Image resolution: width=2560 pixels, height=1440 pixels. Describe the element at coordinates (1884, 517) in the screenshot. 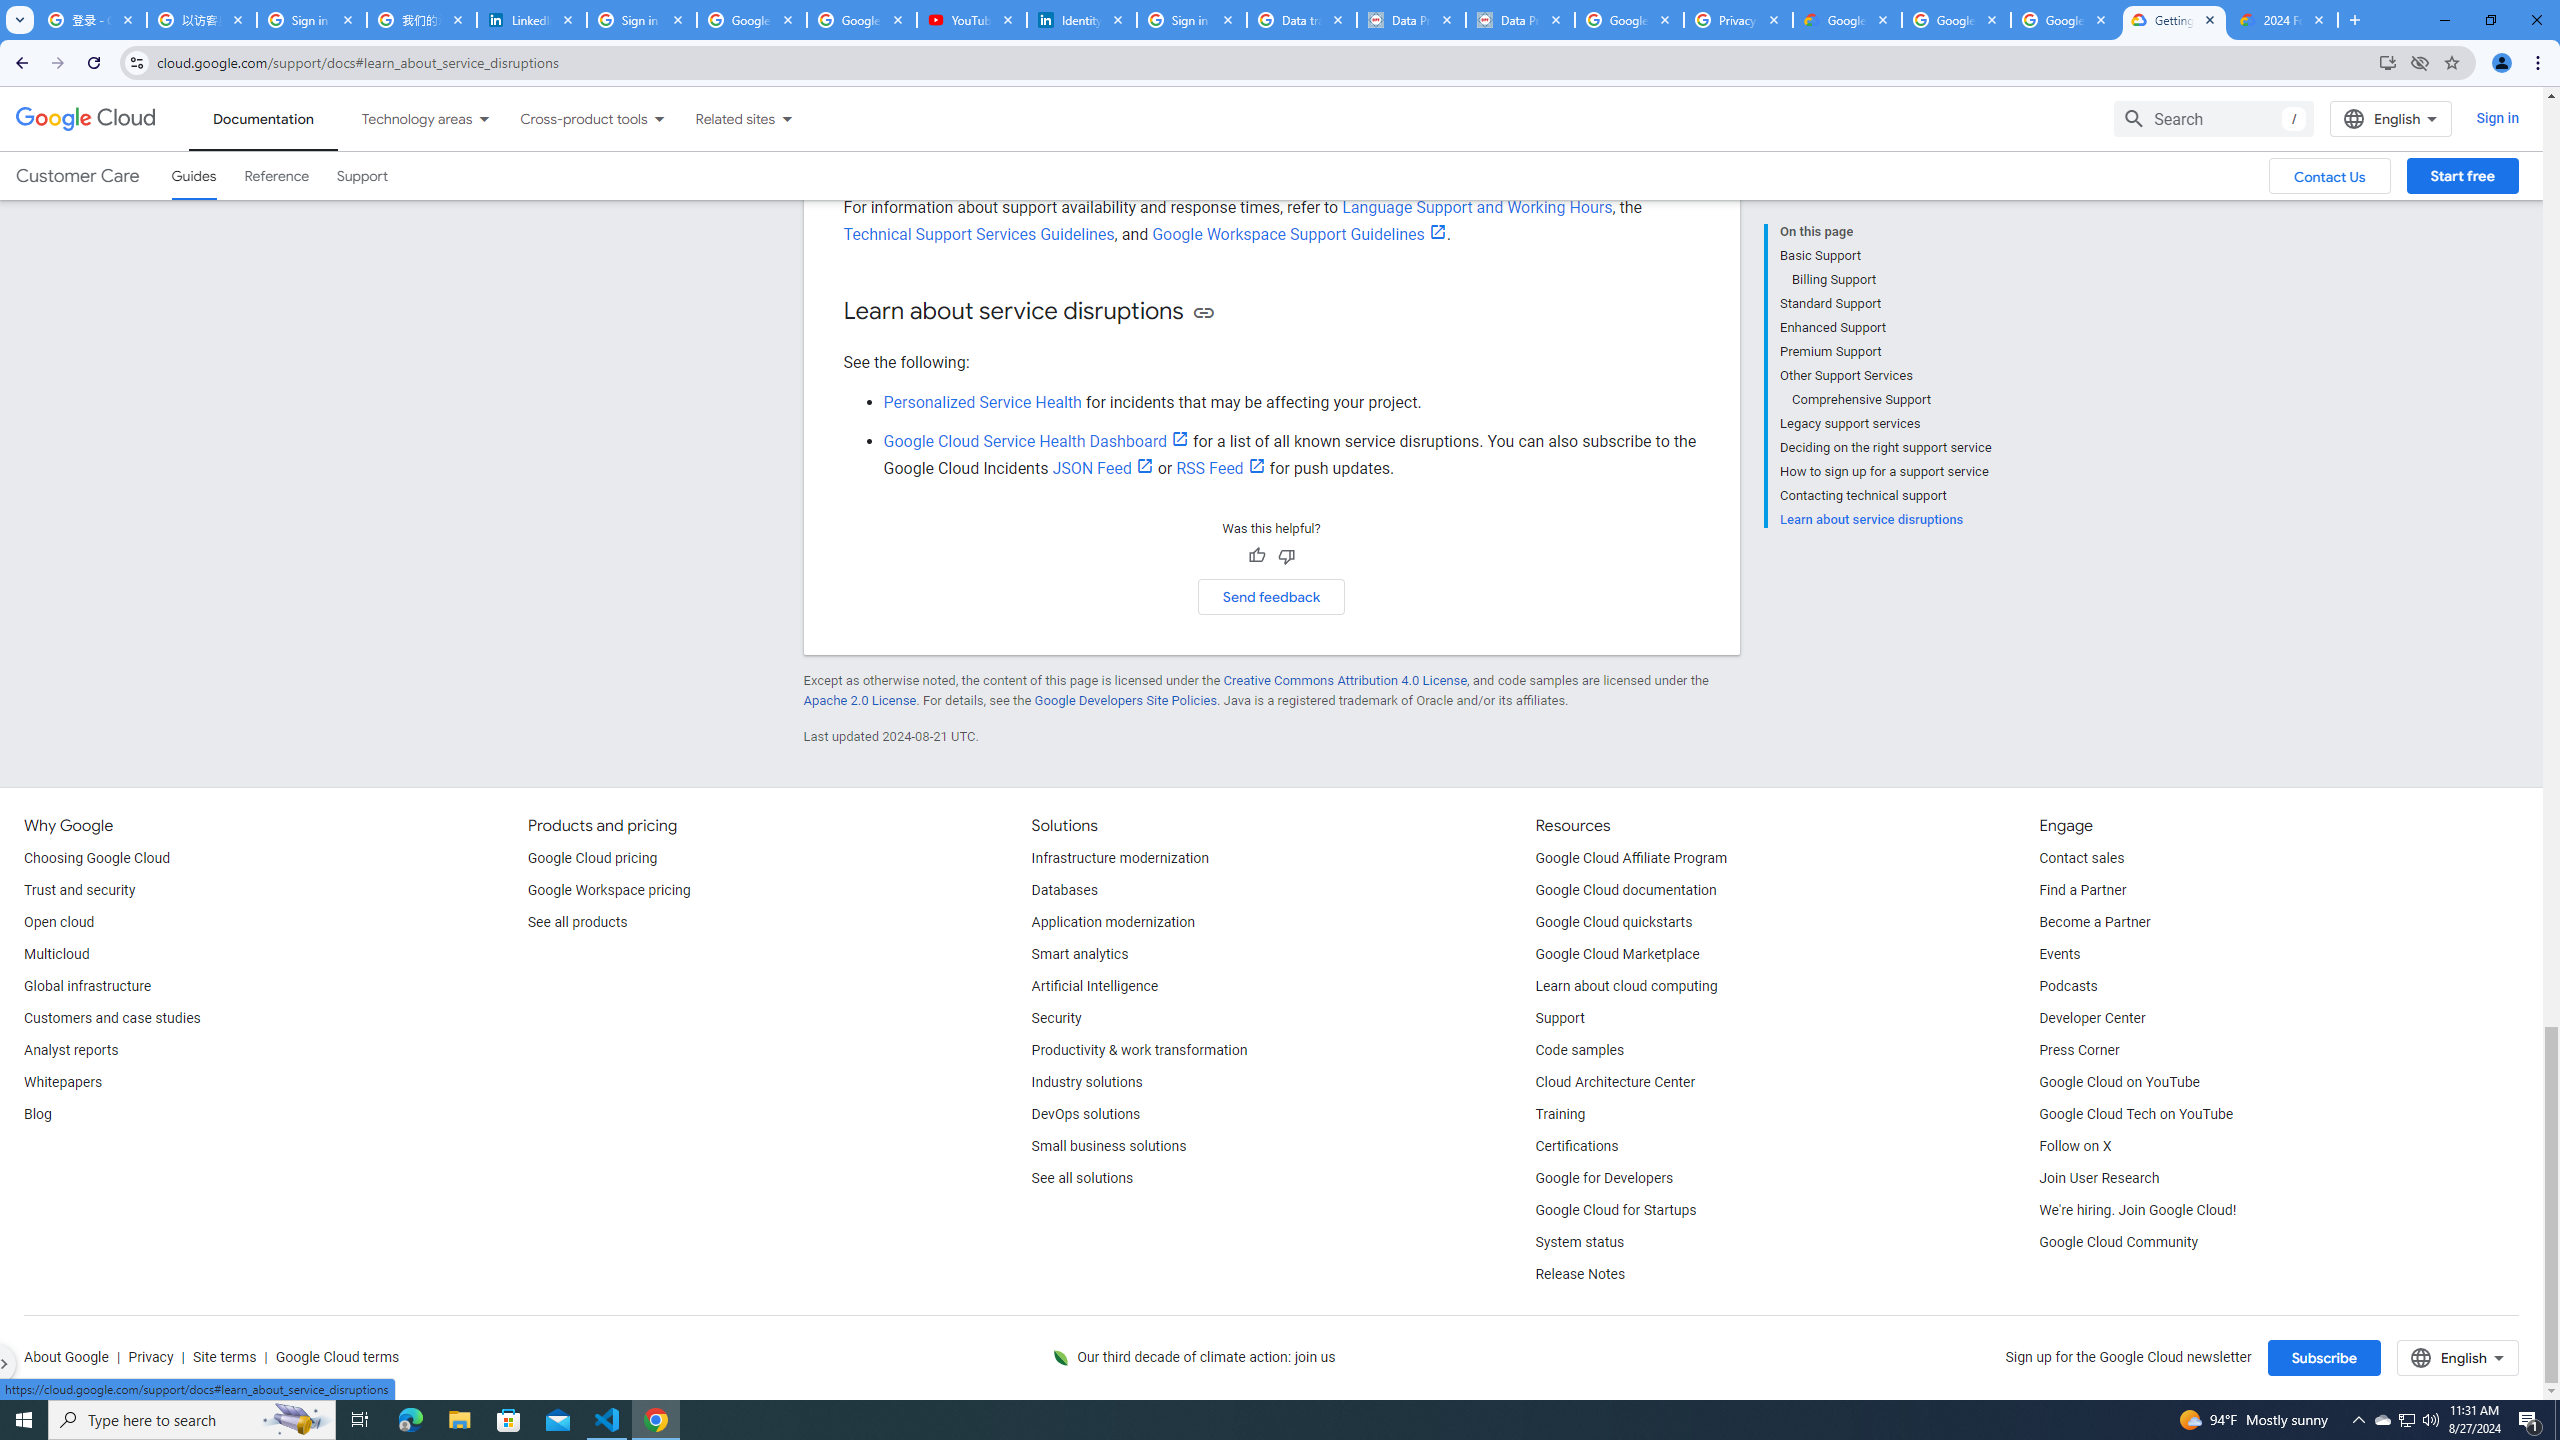

I see `'Learn about service disruptions'` at that location.